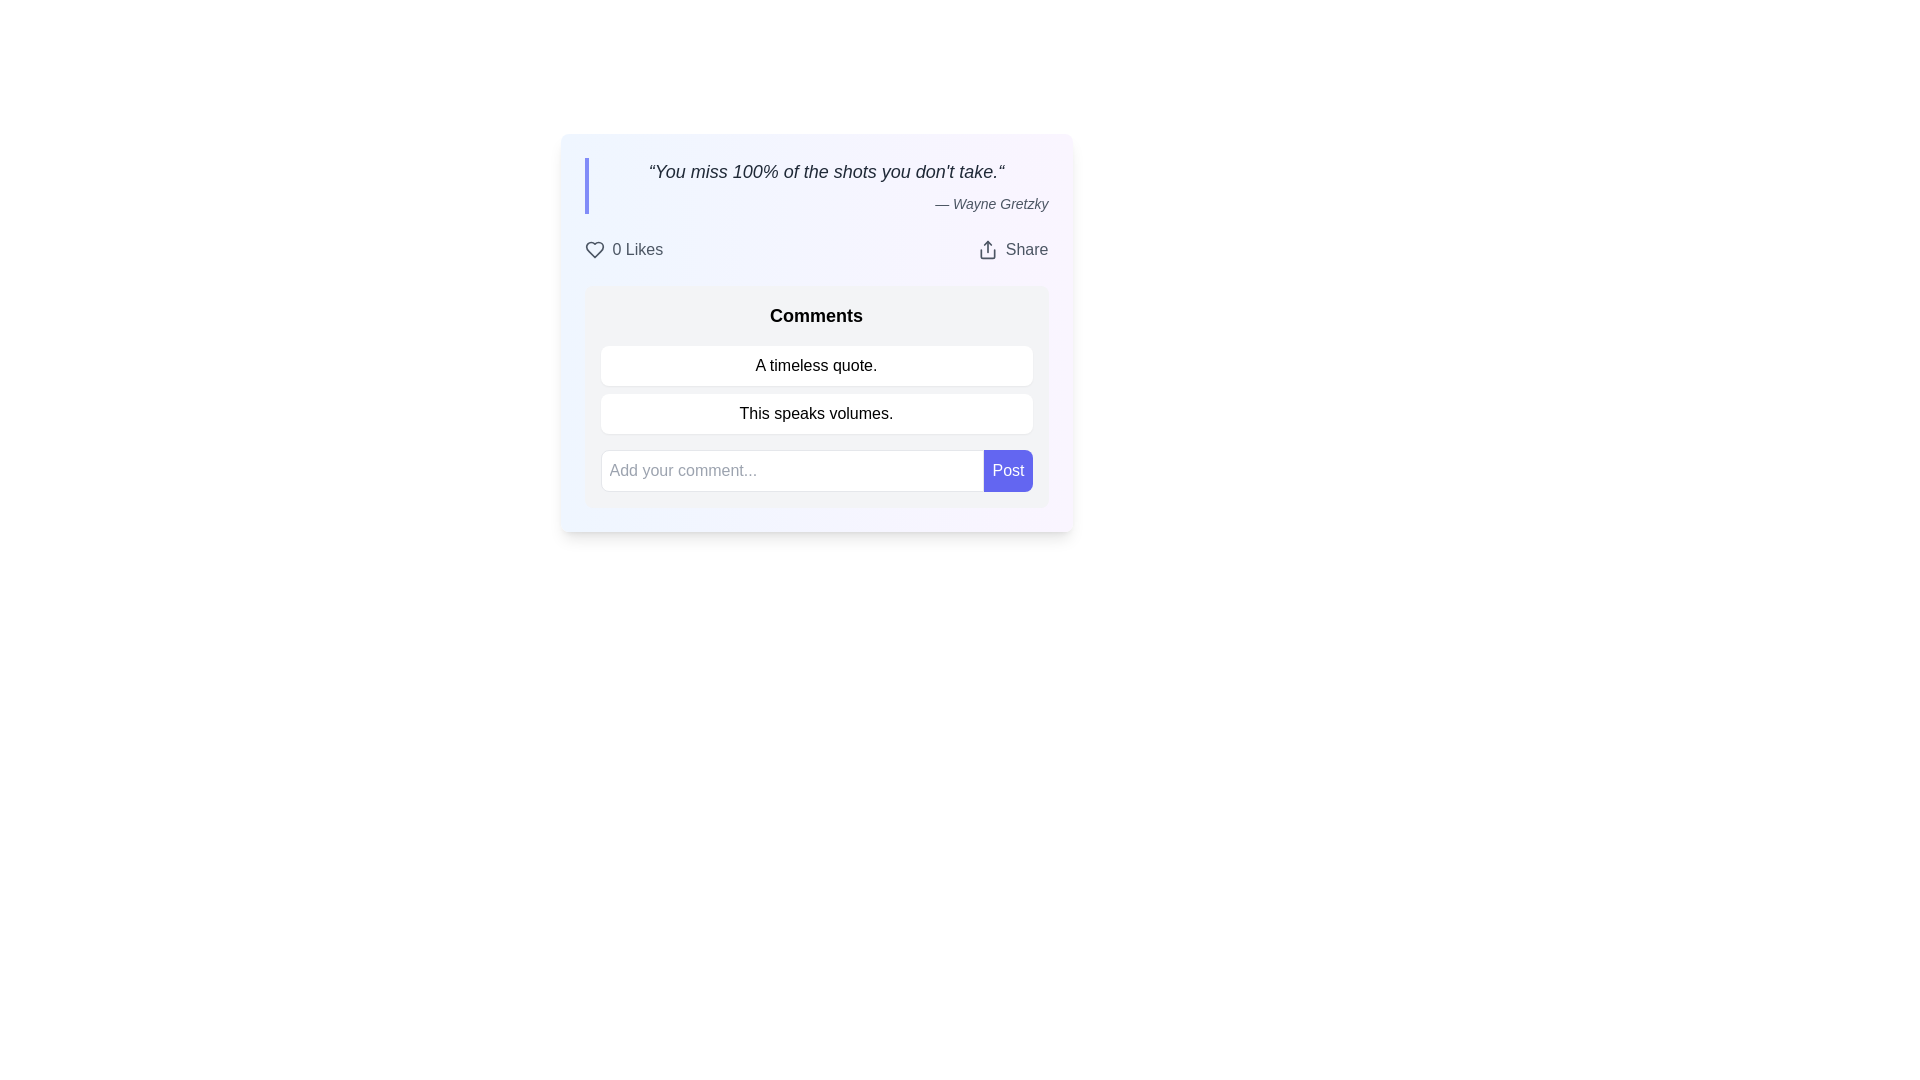  Describe the element at coordinates (987, 249) in the screenshot. I see `the 'Share' icon, a minimalist black or gray arrow pointing upwards from a box located in the top-right section of the card interface` at that location.